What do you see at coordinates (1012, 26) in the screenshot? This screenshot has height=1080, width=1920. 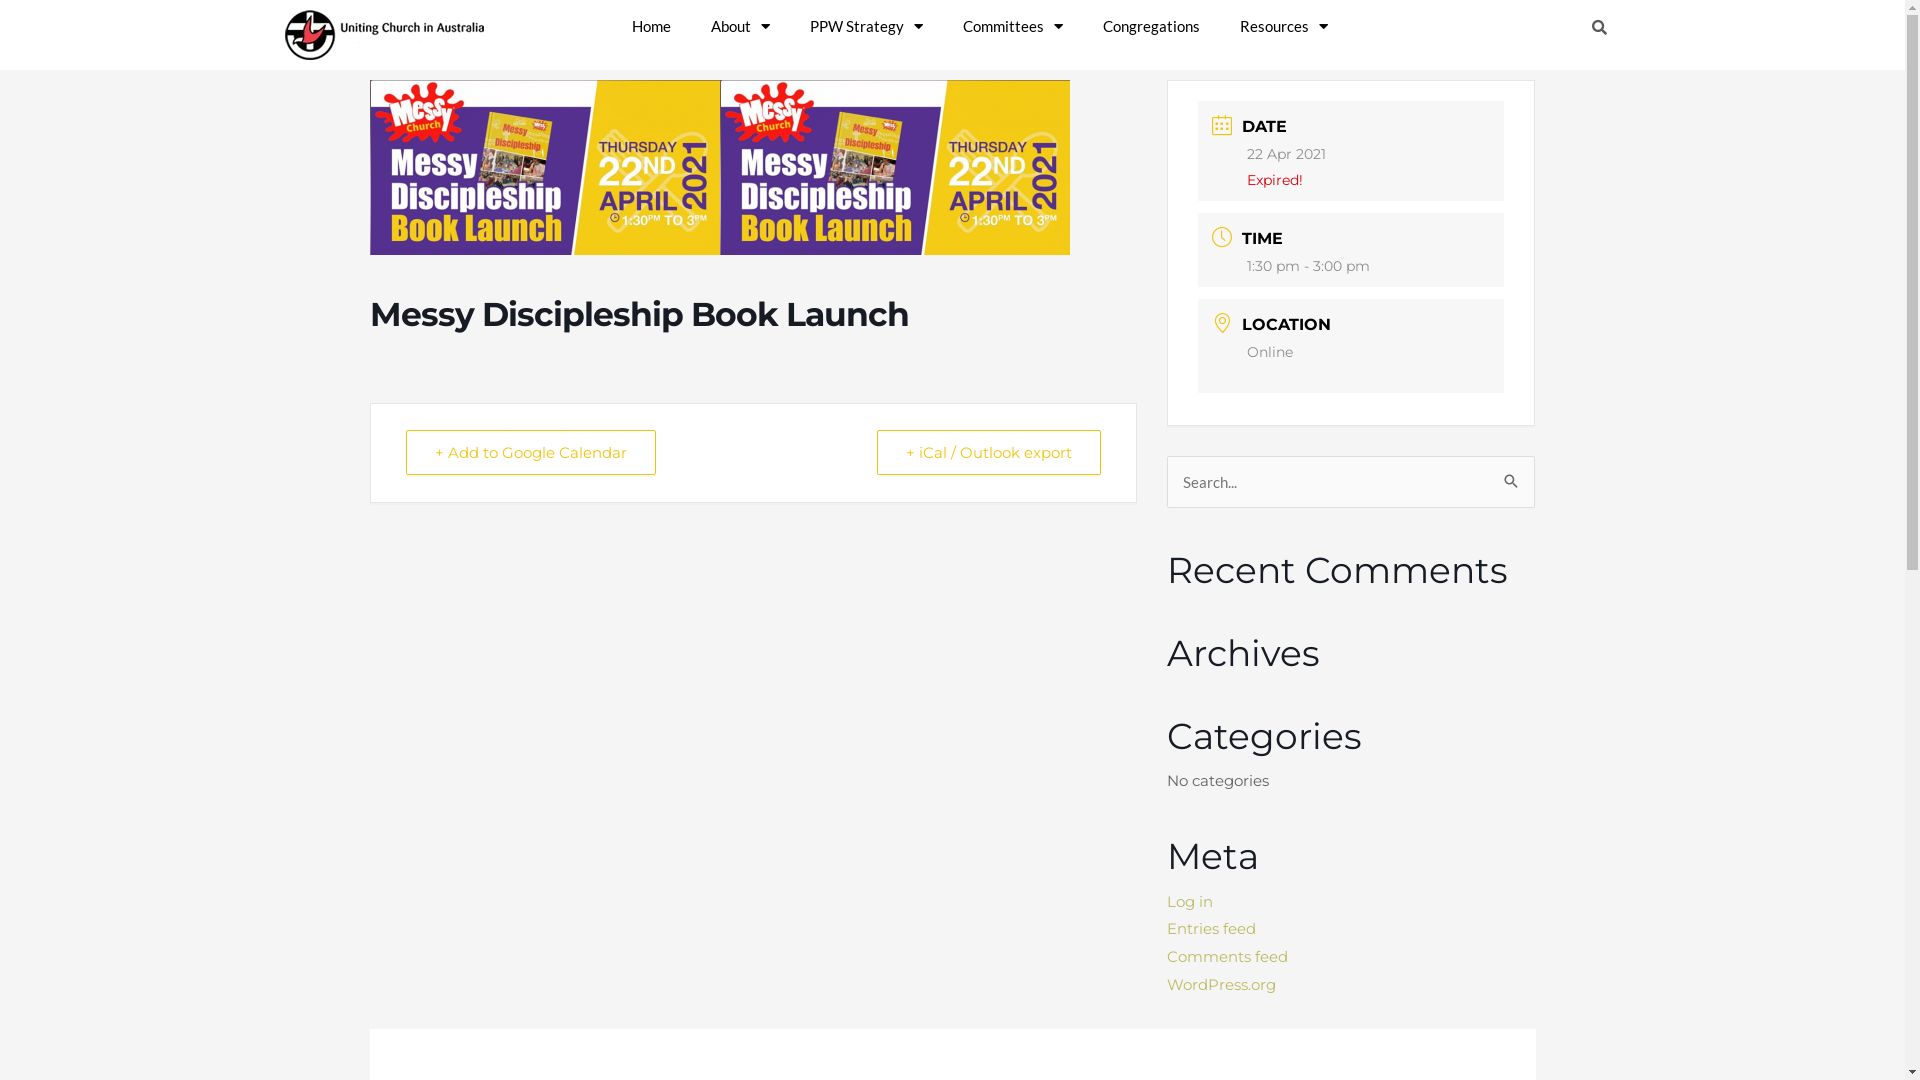 I see `'Committees'` at bounding box center [1012, 26].